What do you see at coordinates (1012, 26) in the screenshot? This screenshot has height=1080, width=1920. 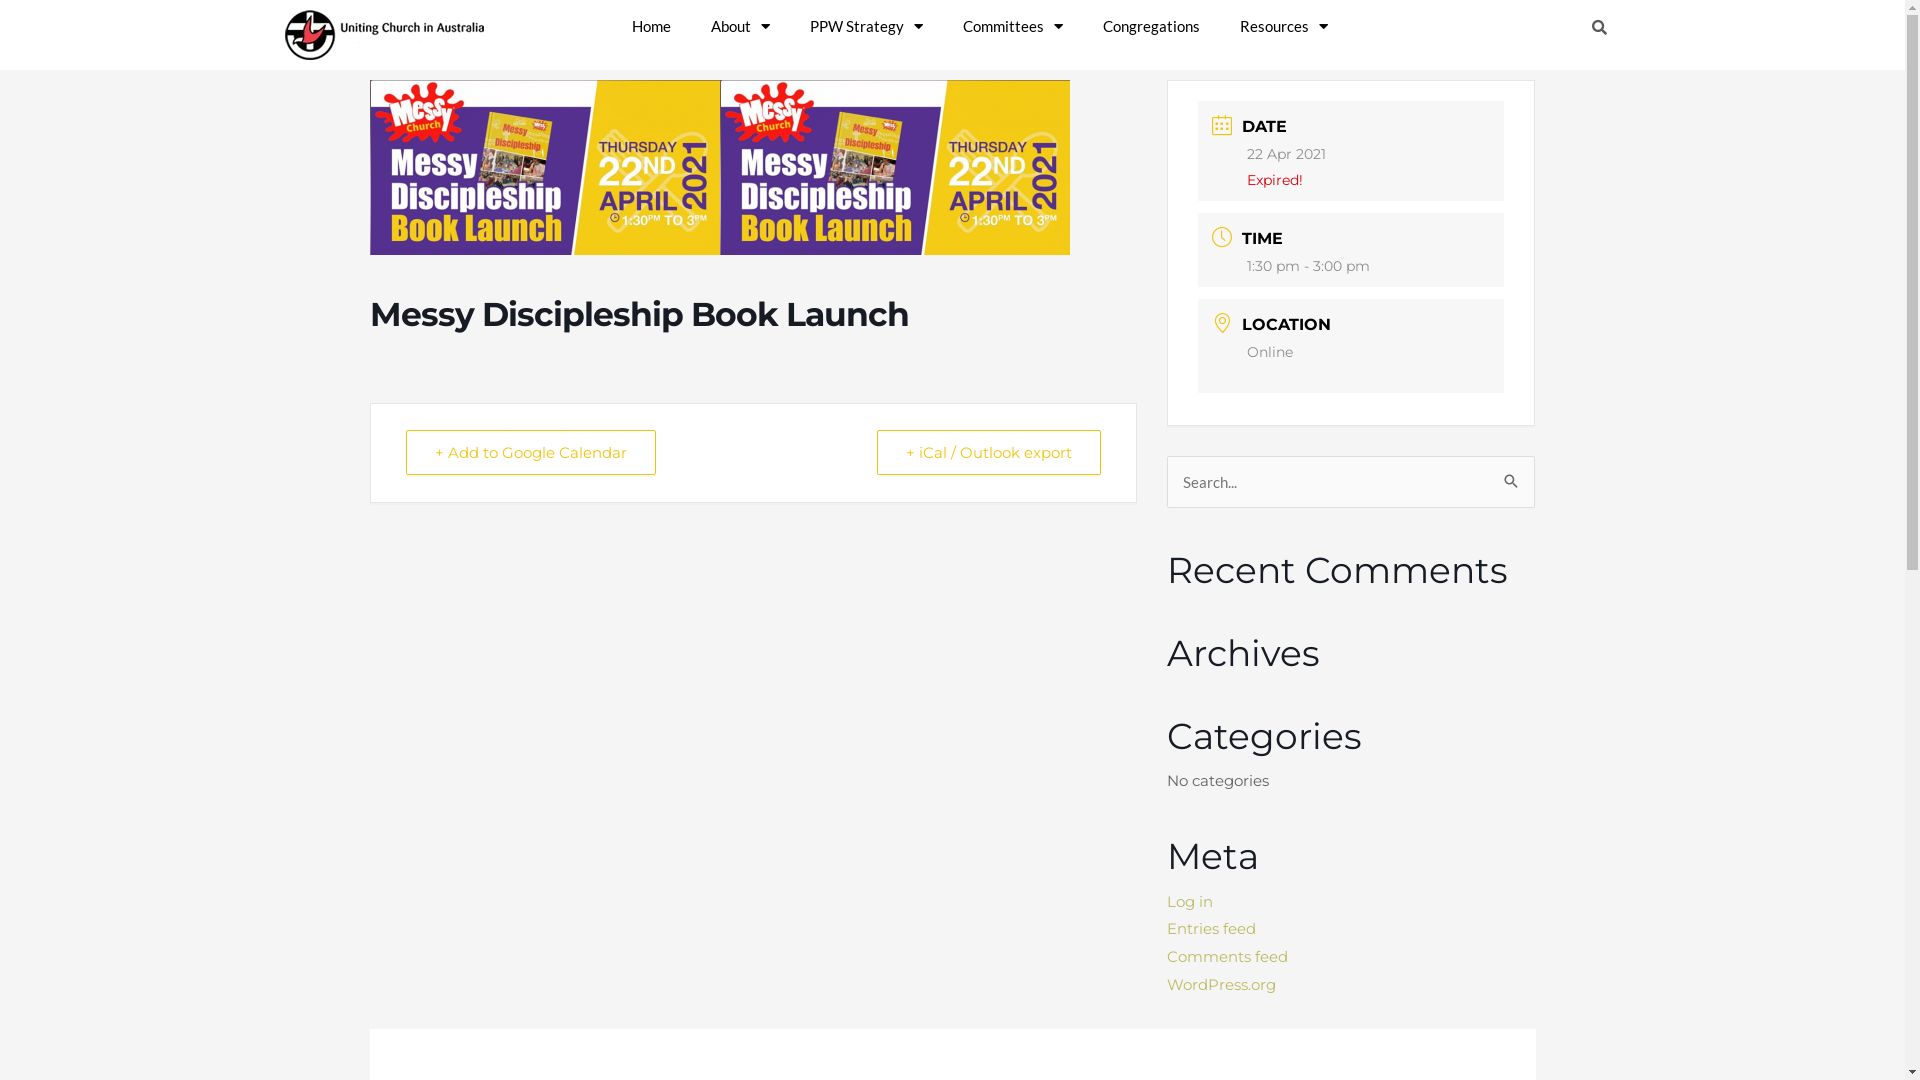 I see `'Committees'` at bounding box center [1012, 26].